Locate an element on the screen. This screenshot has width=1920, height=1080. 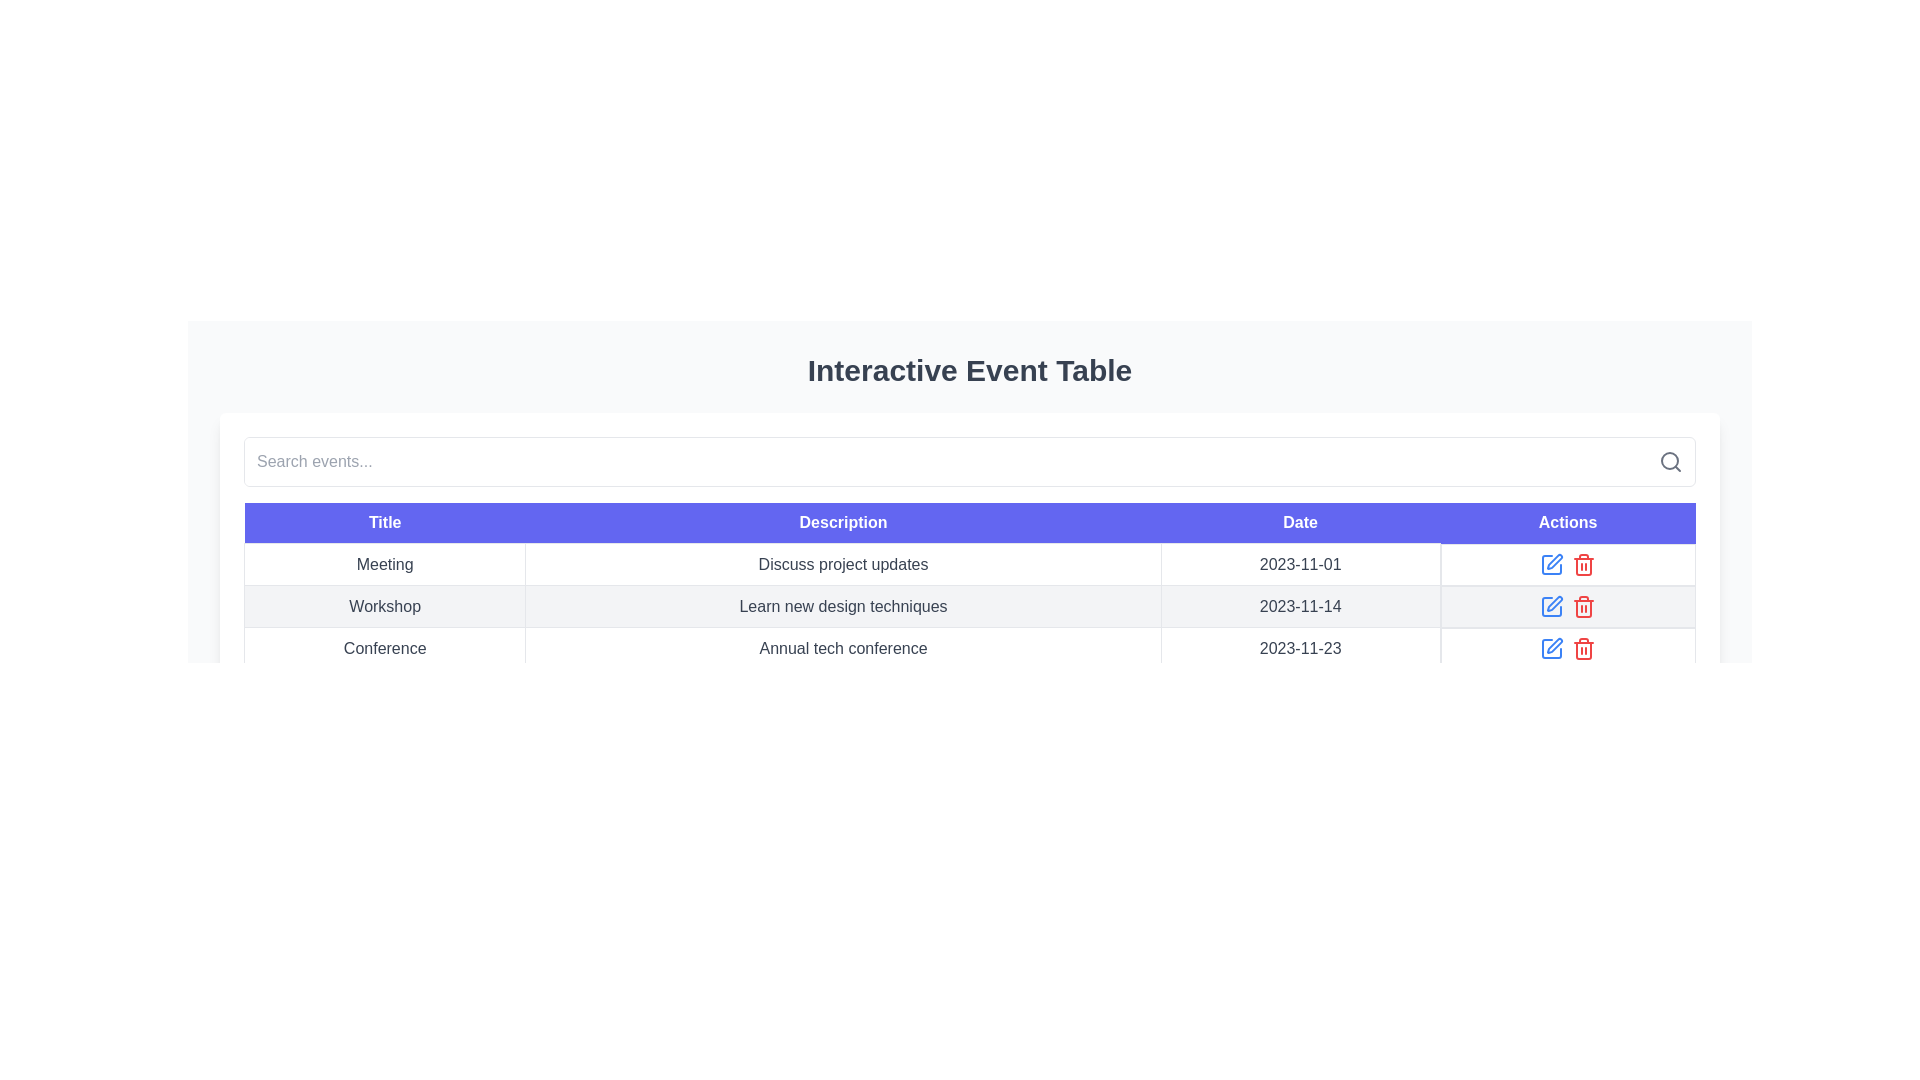
the table header cell displaying the text 'Date' with a blue background, located at the third position in the header section of the table is located at coordinates (1300, 522).